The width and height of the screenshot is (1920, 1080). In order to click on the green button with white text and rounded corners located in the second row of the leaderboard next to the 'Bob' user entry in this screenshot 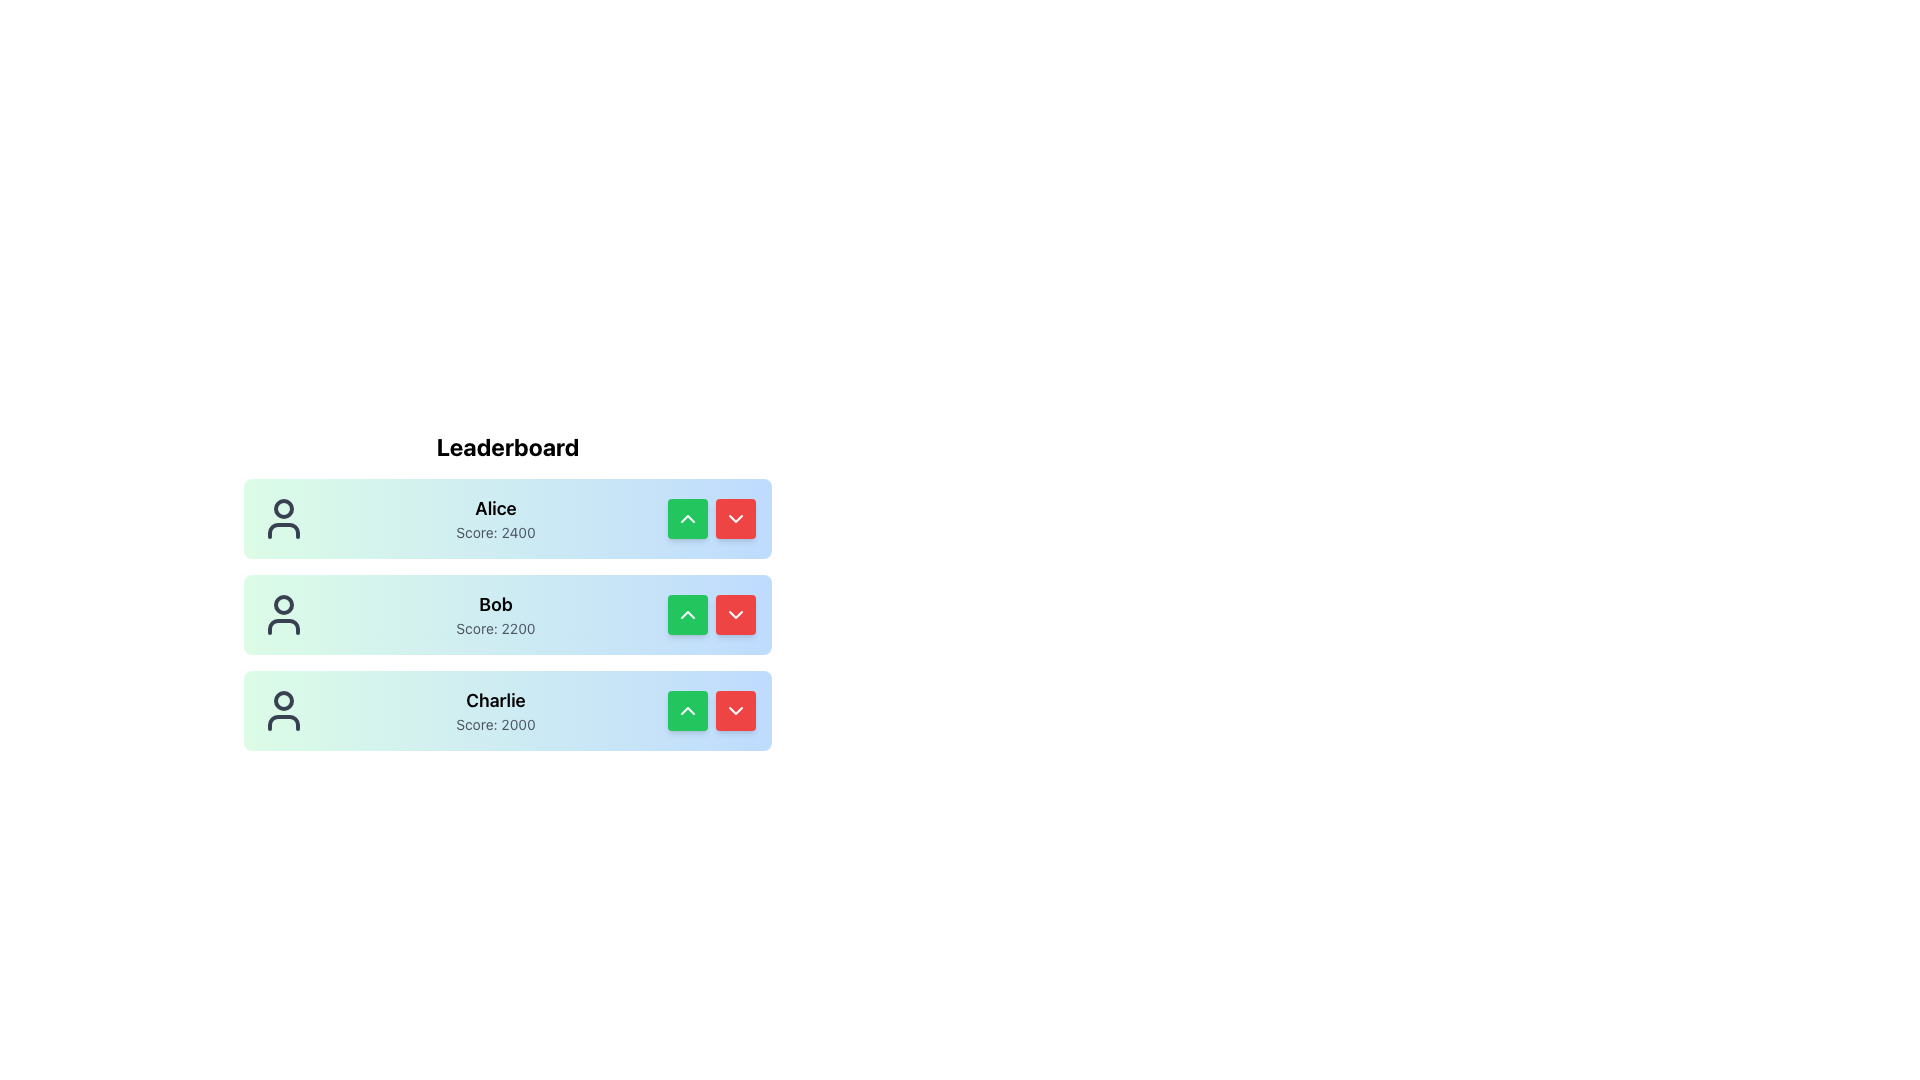, I will do `click(687, 613)`.